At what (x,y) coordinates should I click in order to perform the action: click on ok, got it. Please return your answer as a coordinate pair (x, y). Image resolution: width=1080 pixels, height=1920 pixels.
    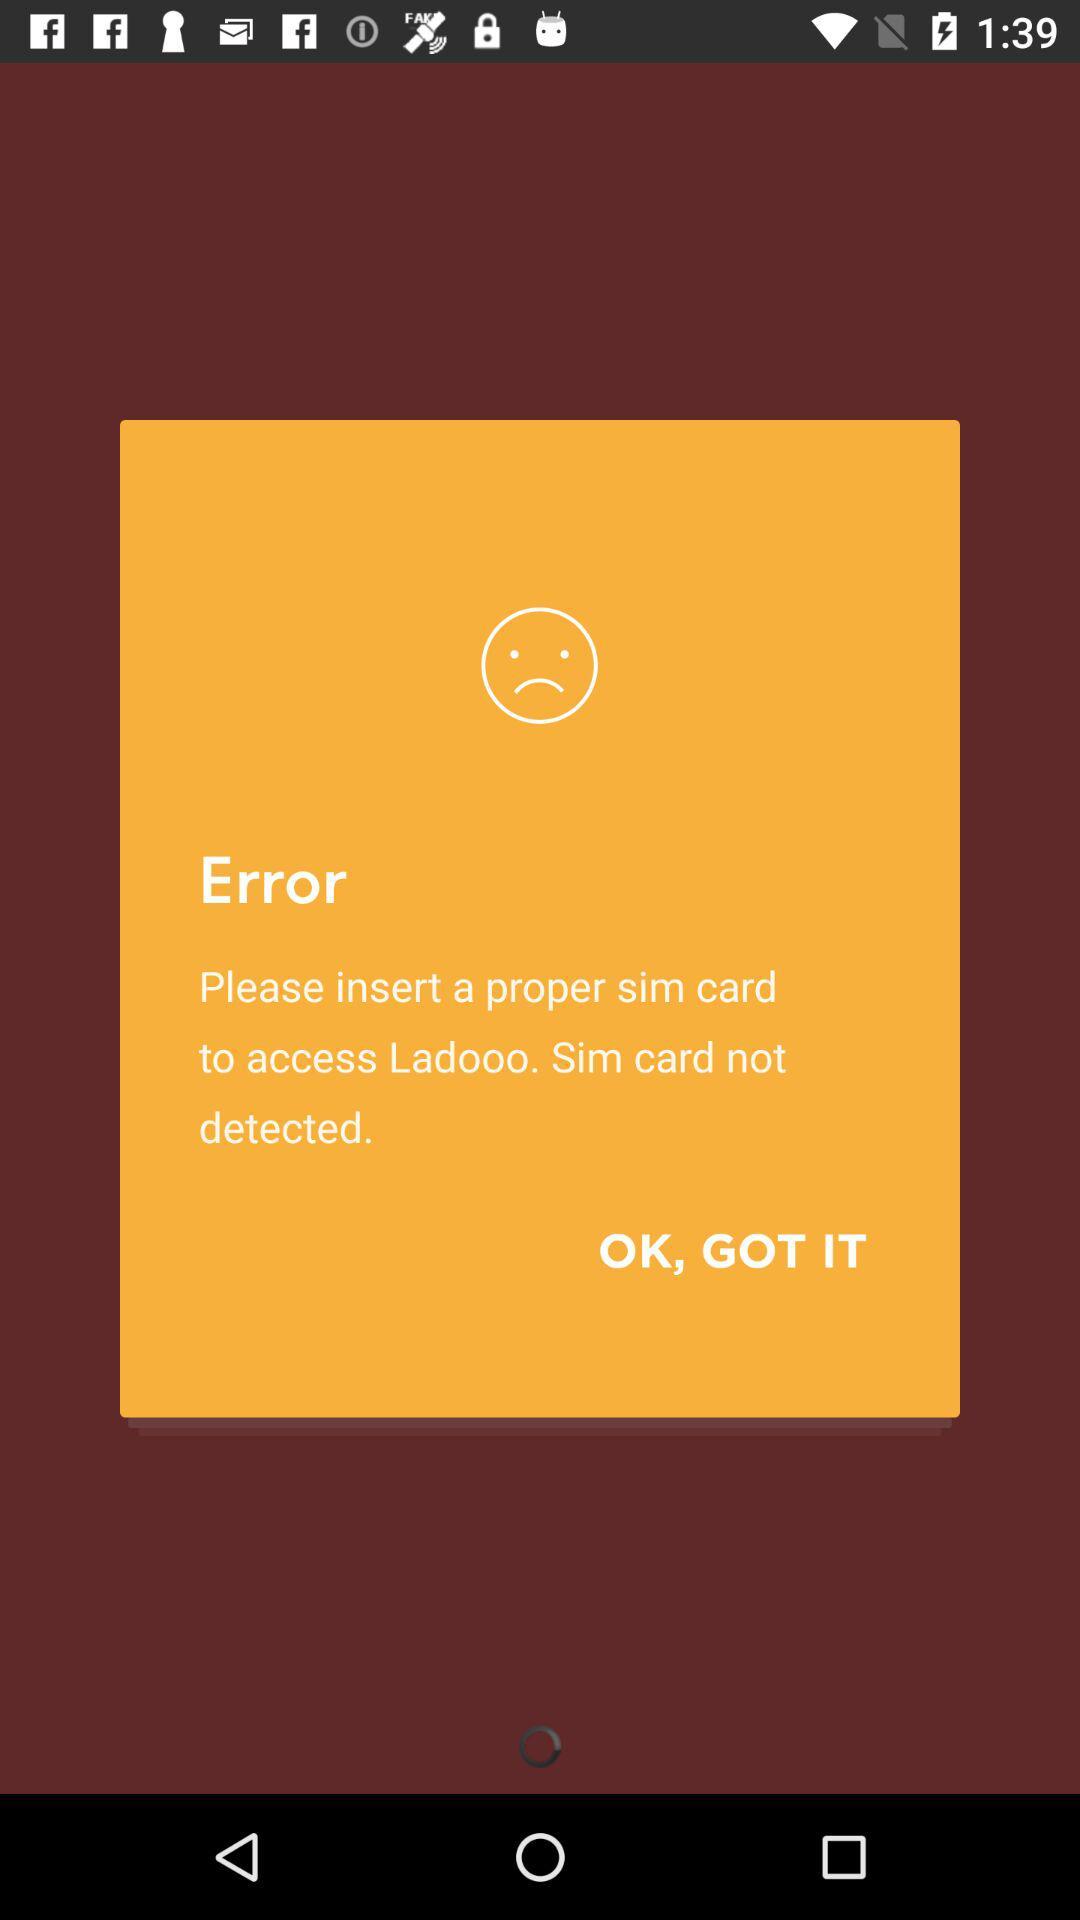
    Looking at the image, I should click on (702, 1249).